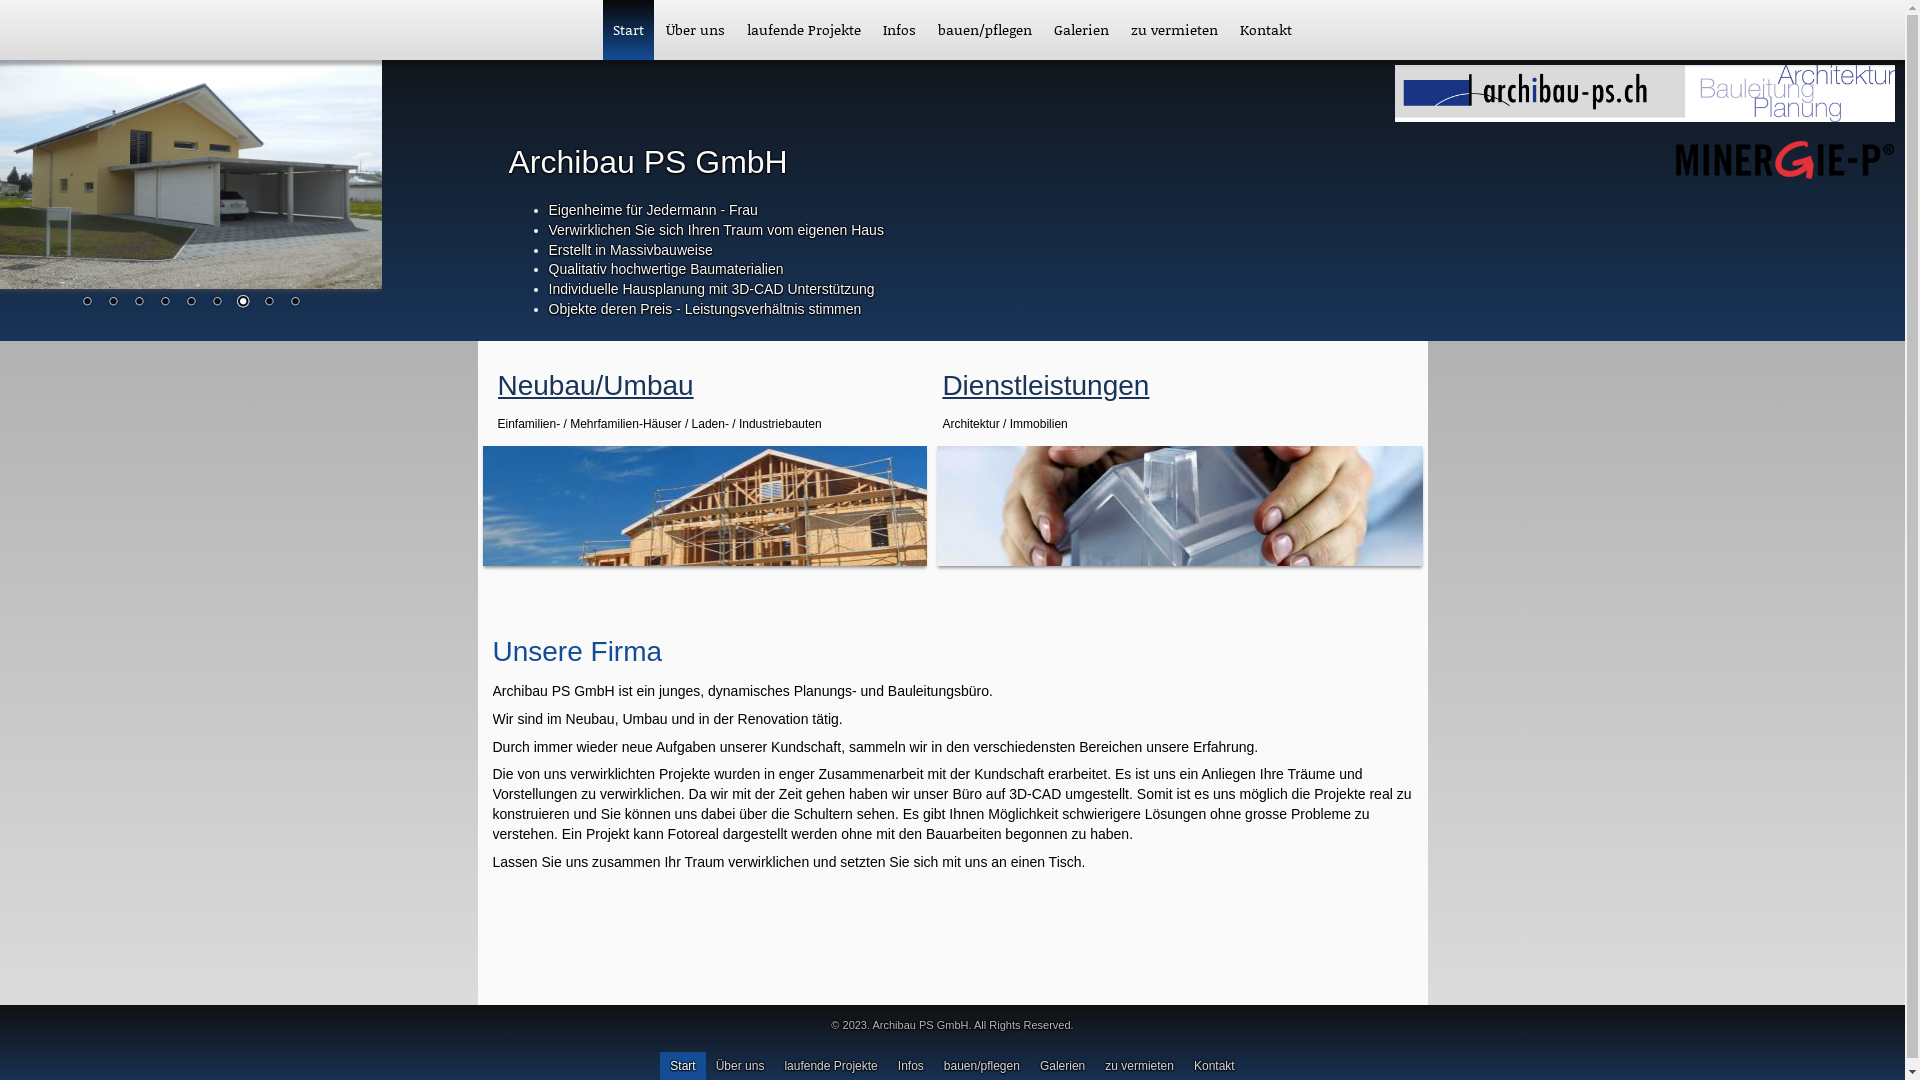 The image size is (1920, 1080). What do you see at coordinates (216, 303) in the screenshot?
I see `'6'` at bounding box center [216, 303].